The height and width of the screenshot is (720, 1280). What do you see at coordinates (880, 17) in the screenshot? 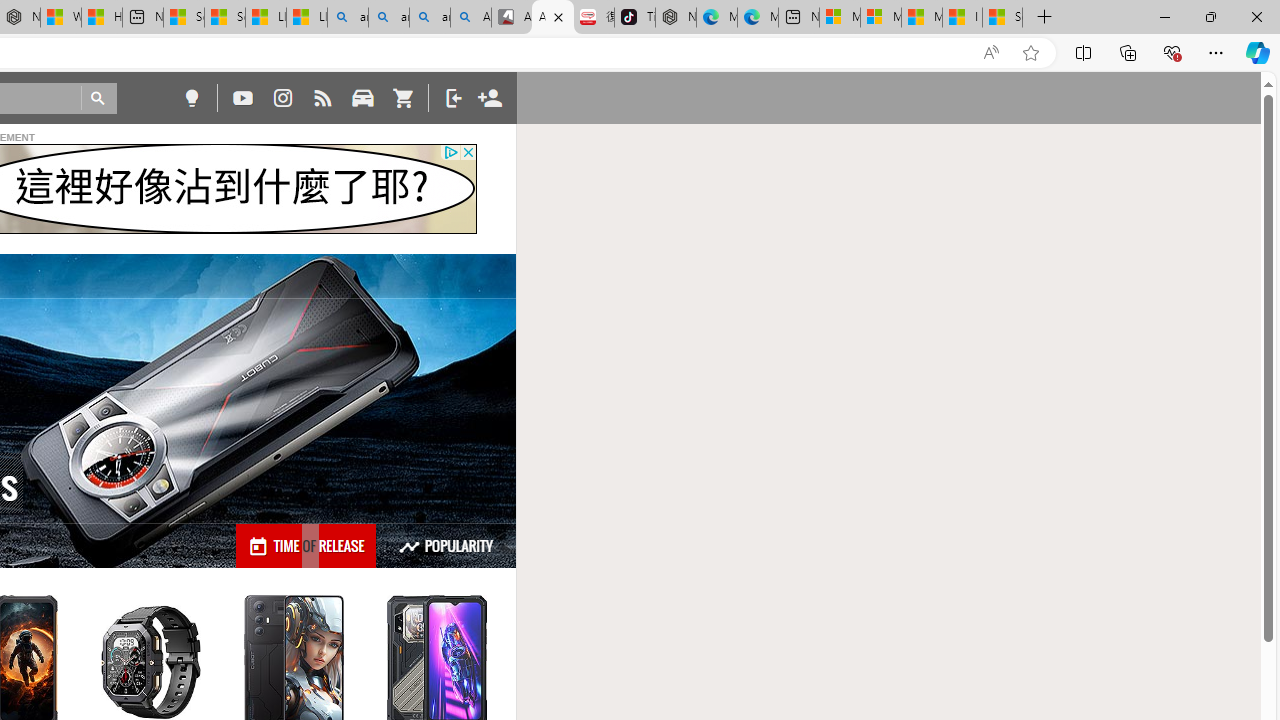
I see `'Microsoft account | Privacy'` at bounding box center [880, 17].